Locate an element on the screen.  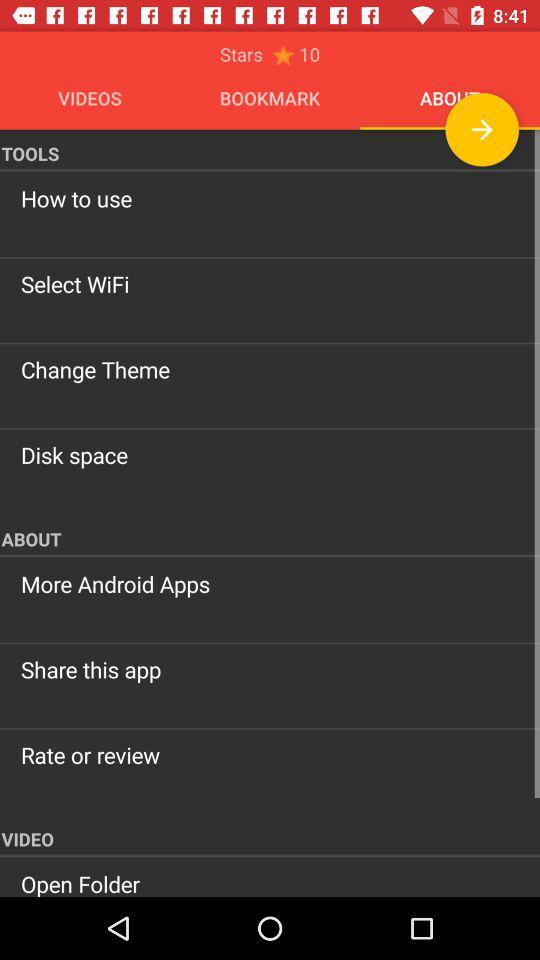
next page is located at coordinates (481, 128).